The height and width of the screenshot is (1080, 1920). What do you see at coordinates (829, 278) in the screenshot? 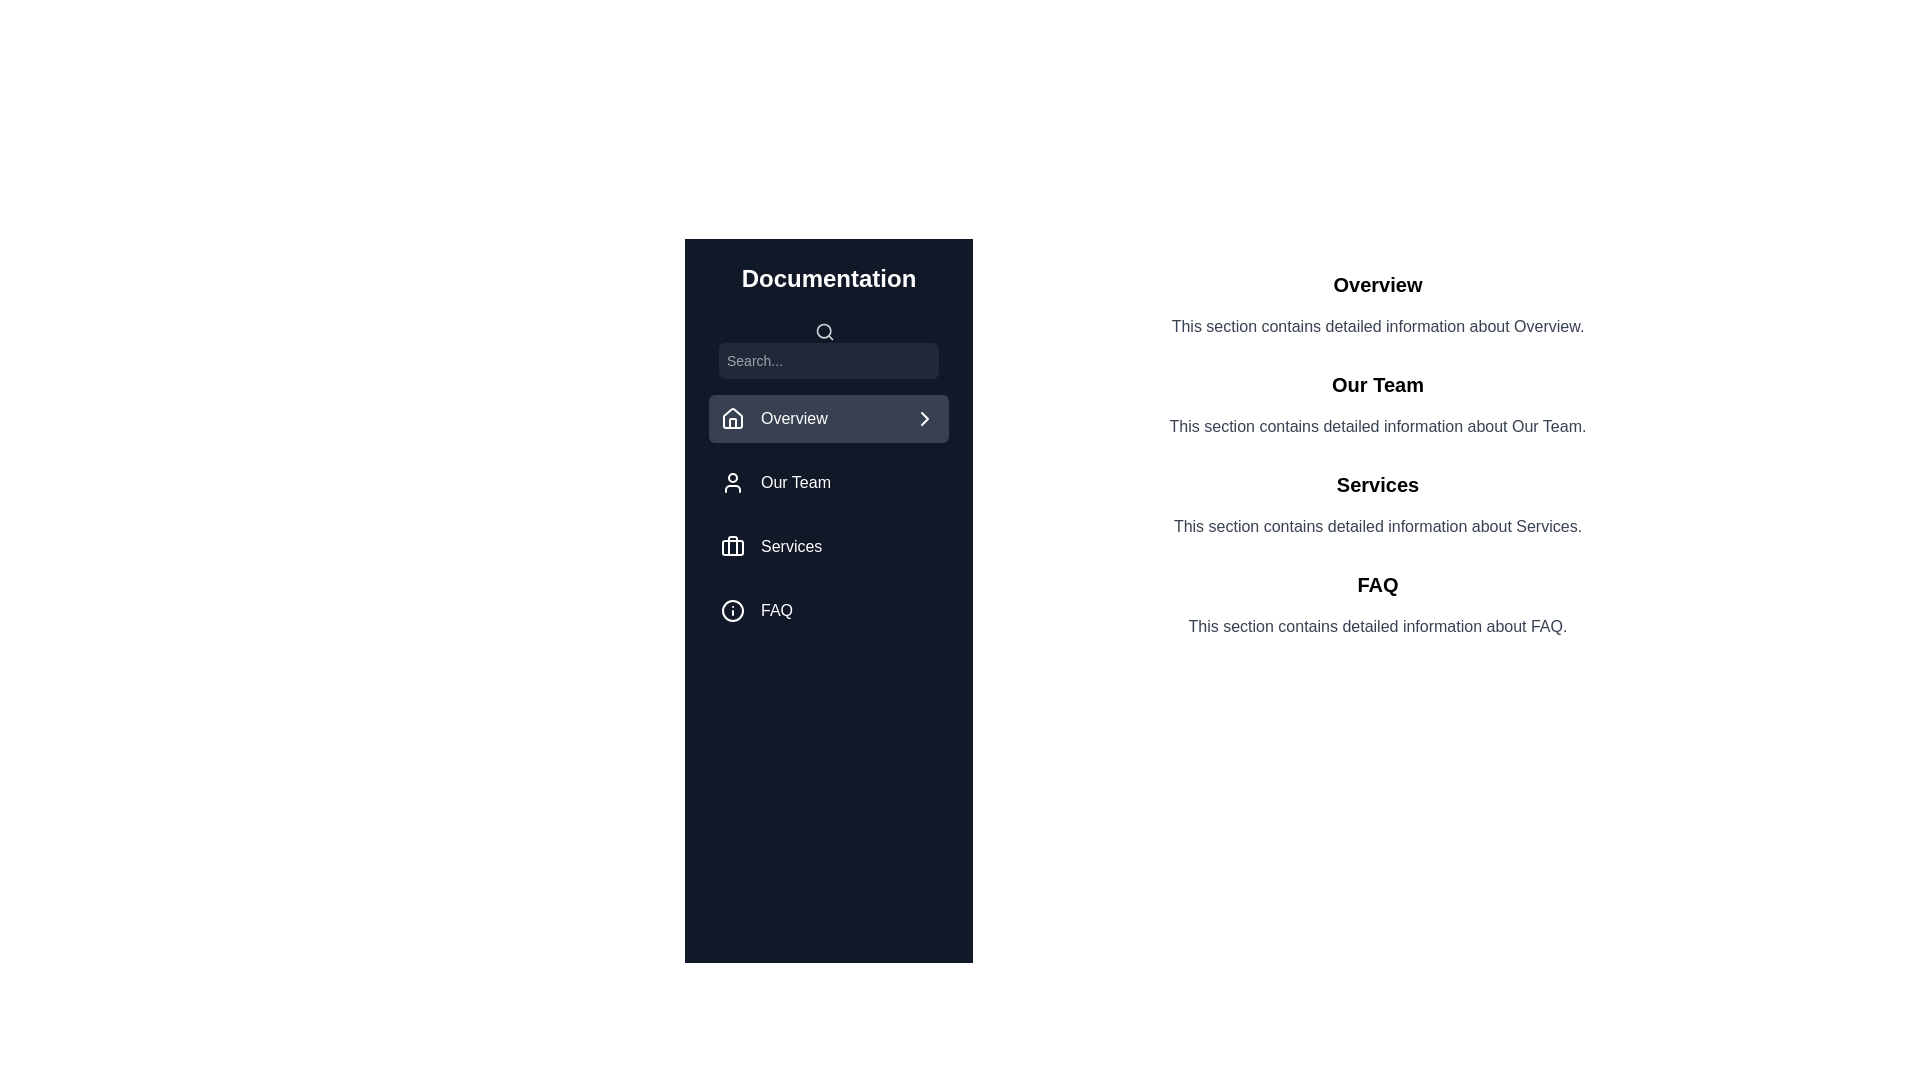
I see `the Text Label located at the top of the vertical sidebar, which serves as a section title above the search bar input field` at bounding box center [829, 278].